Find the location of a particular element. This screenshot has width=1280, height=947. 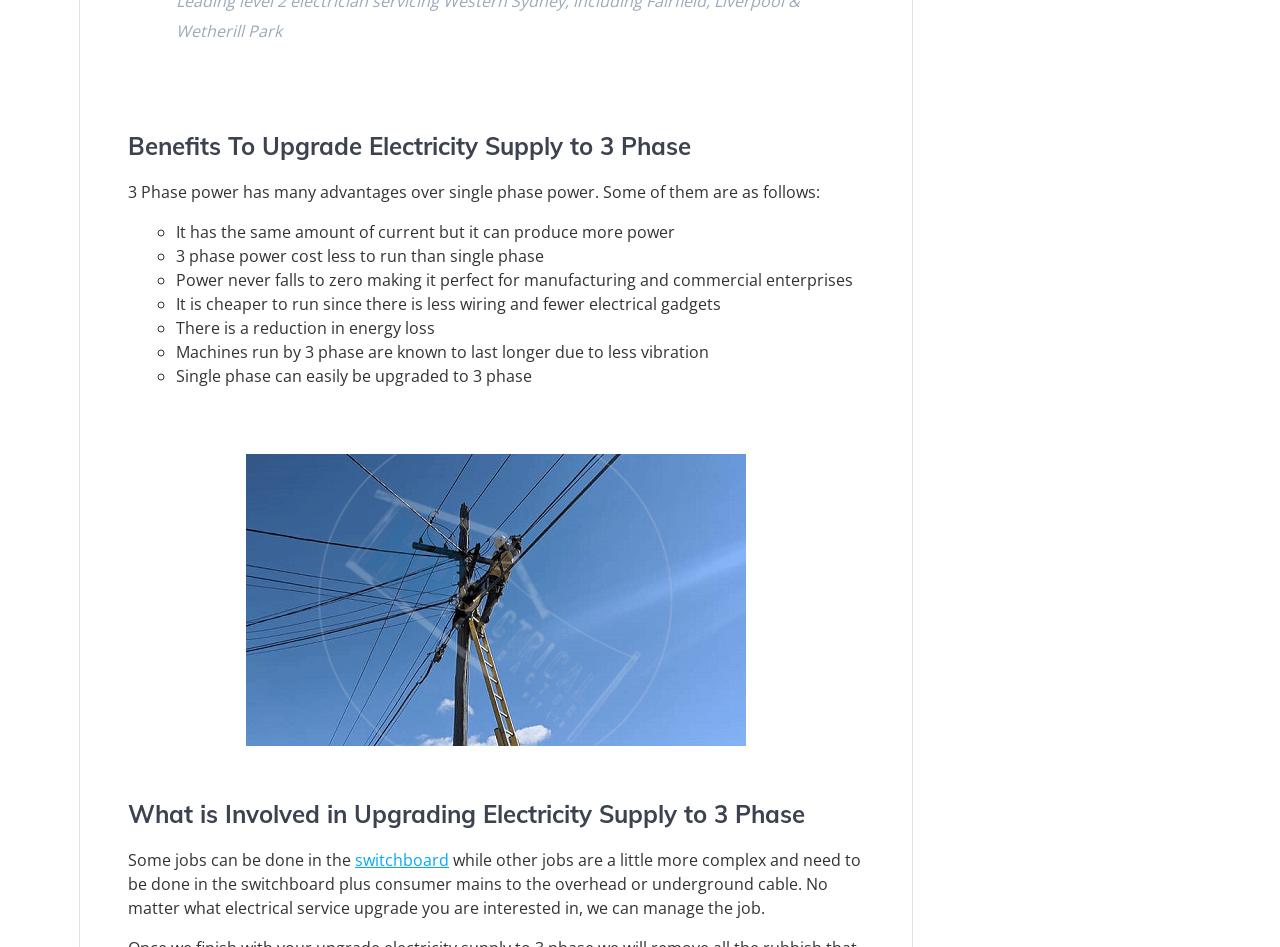

'There is a reduction in energy loss' is located at coordinates (304, 325).